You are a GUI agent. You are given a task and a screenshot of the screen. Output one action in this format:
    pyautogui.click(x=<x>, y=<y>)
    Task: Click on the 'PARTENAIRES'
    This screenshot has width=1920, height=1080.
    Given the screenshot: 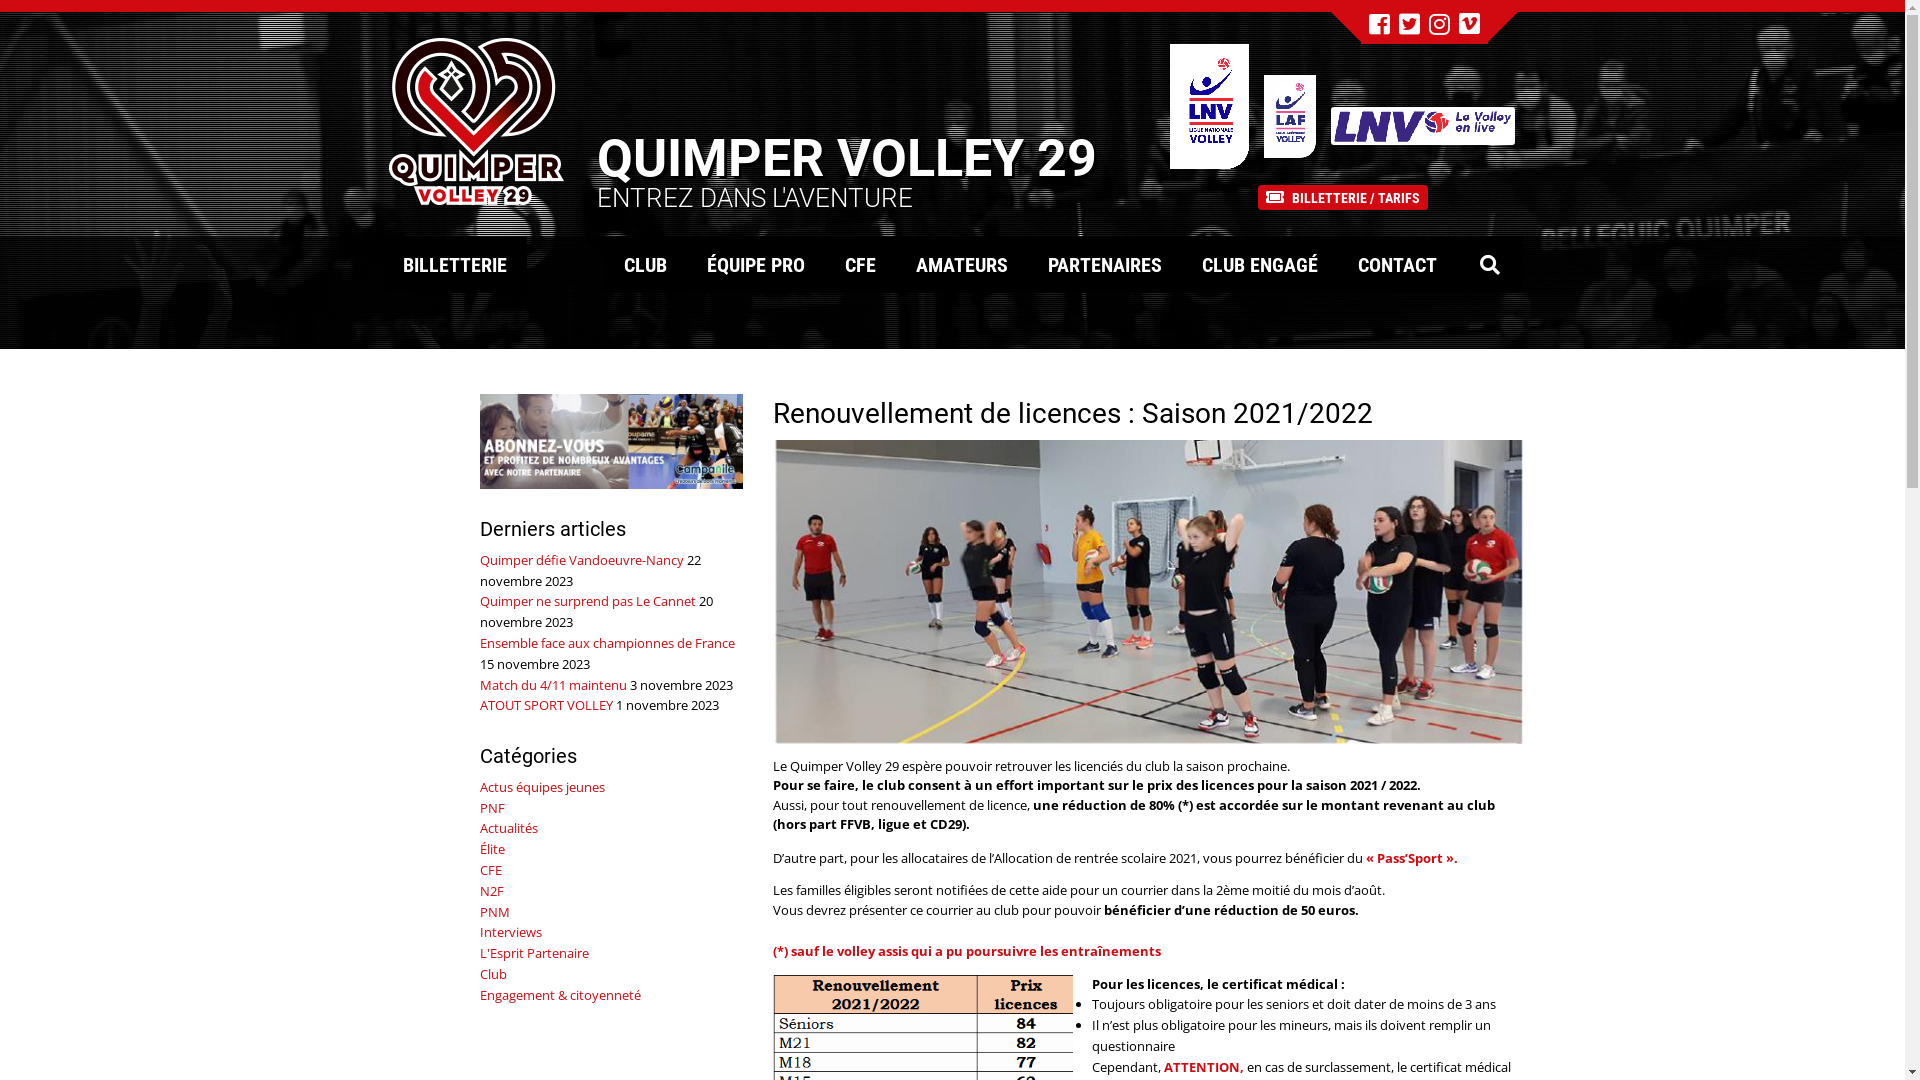 What is the action you would take?
    pyautogui.click(x=1103, y=262)
    